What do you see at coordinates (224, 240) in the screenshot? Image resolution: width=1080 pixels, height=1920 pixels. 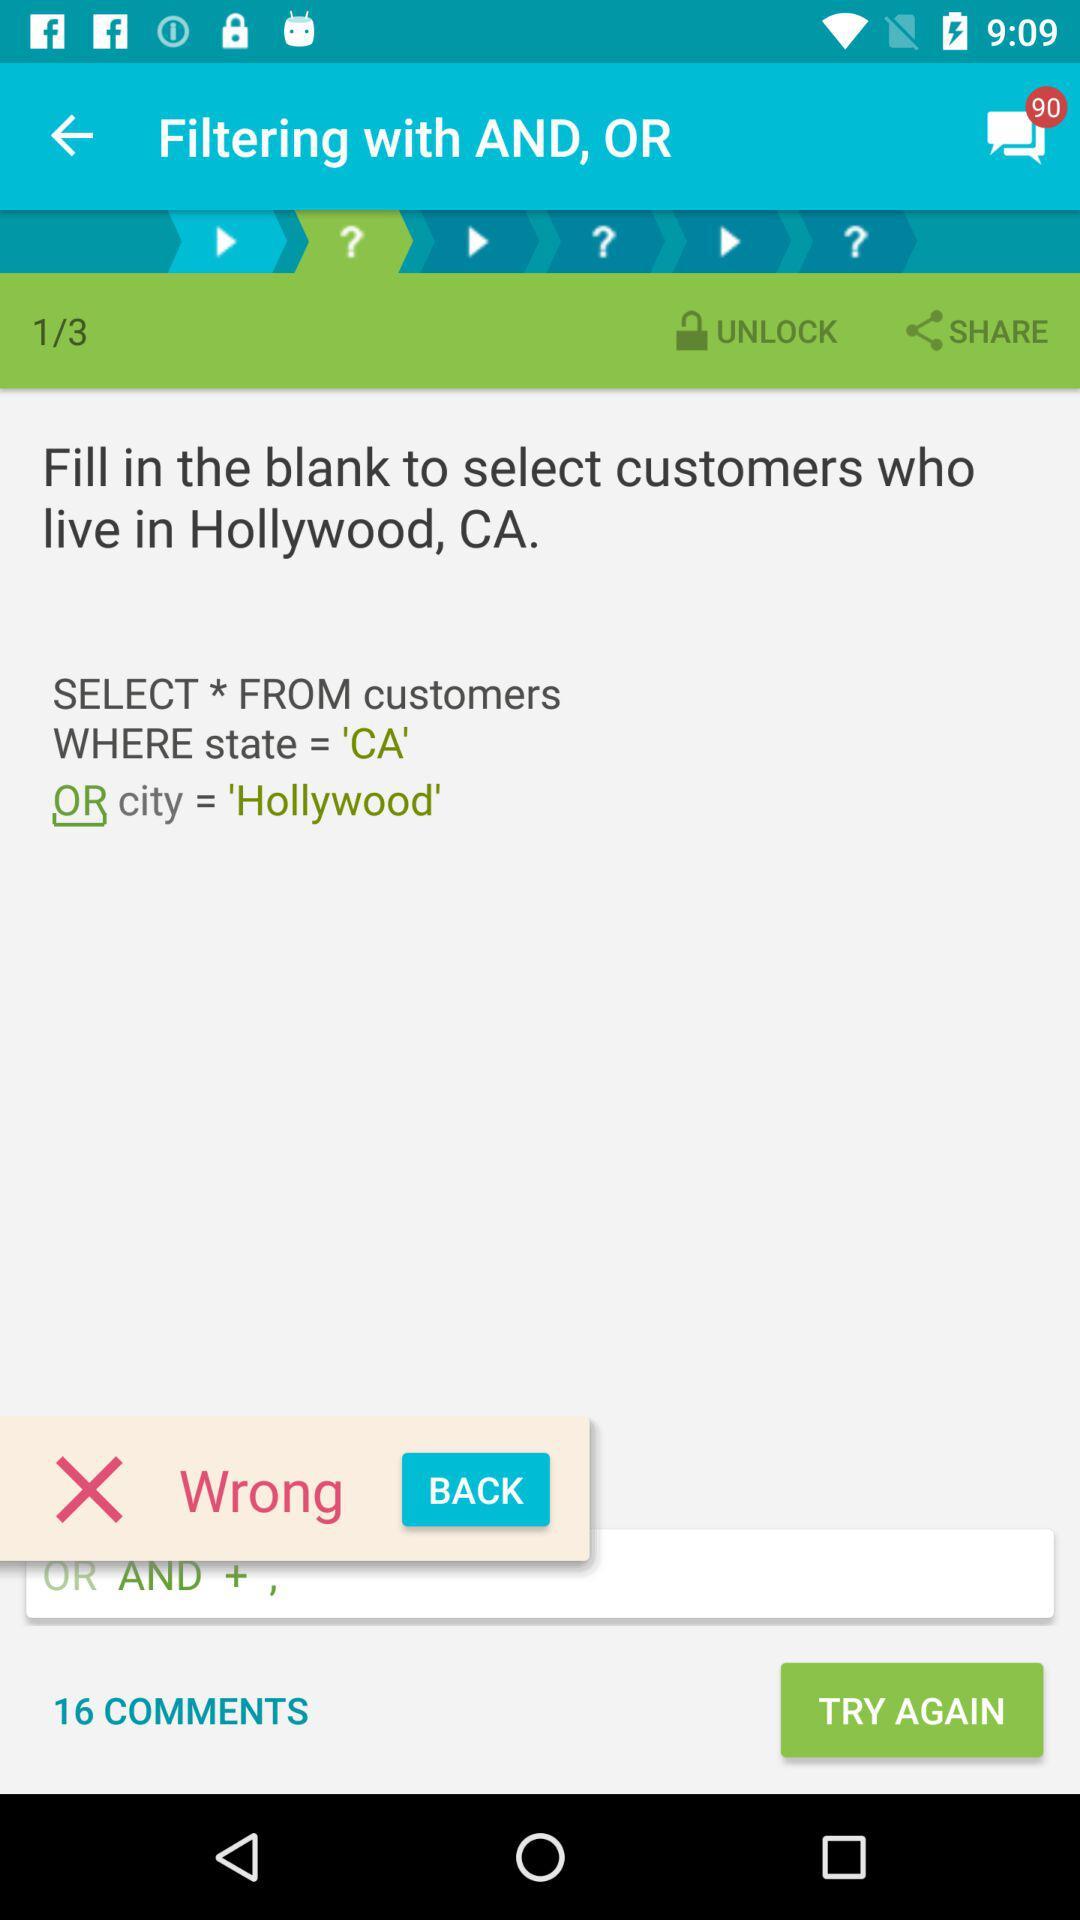 I see `the first arrow button at the top of the page` at bounding box center [224, 240].